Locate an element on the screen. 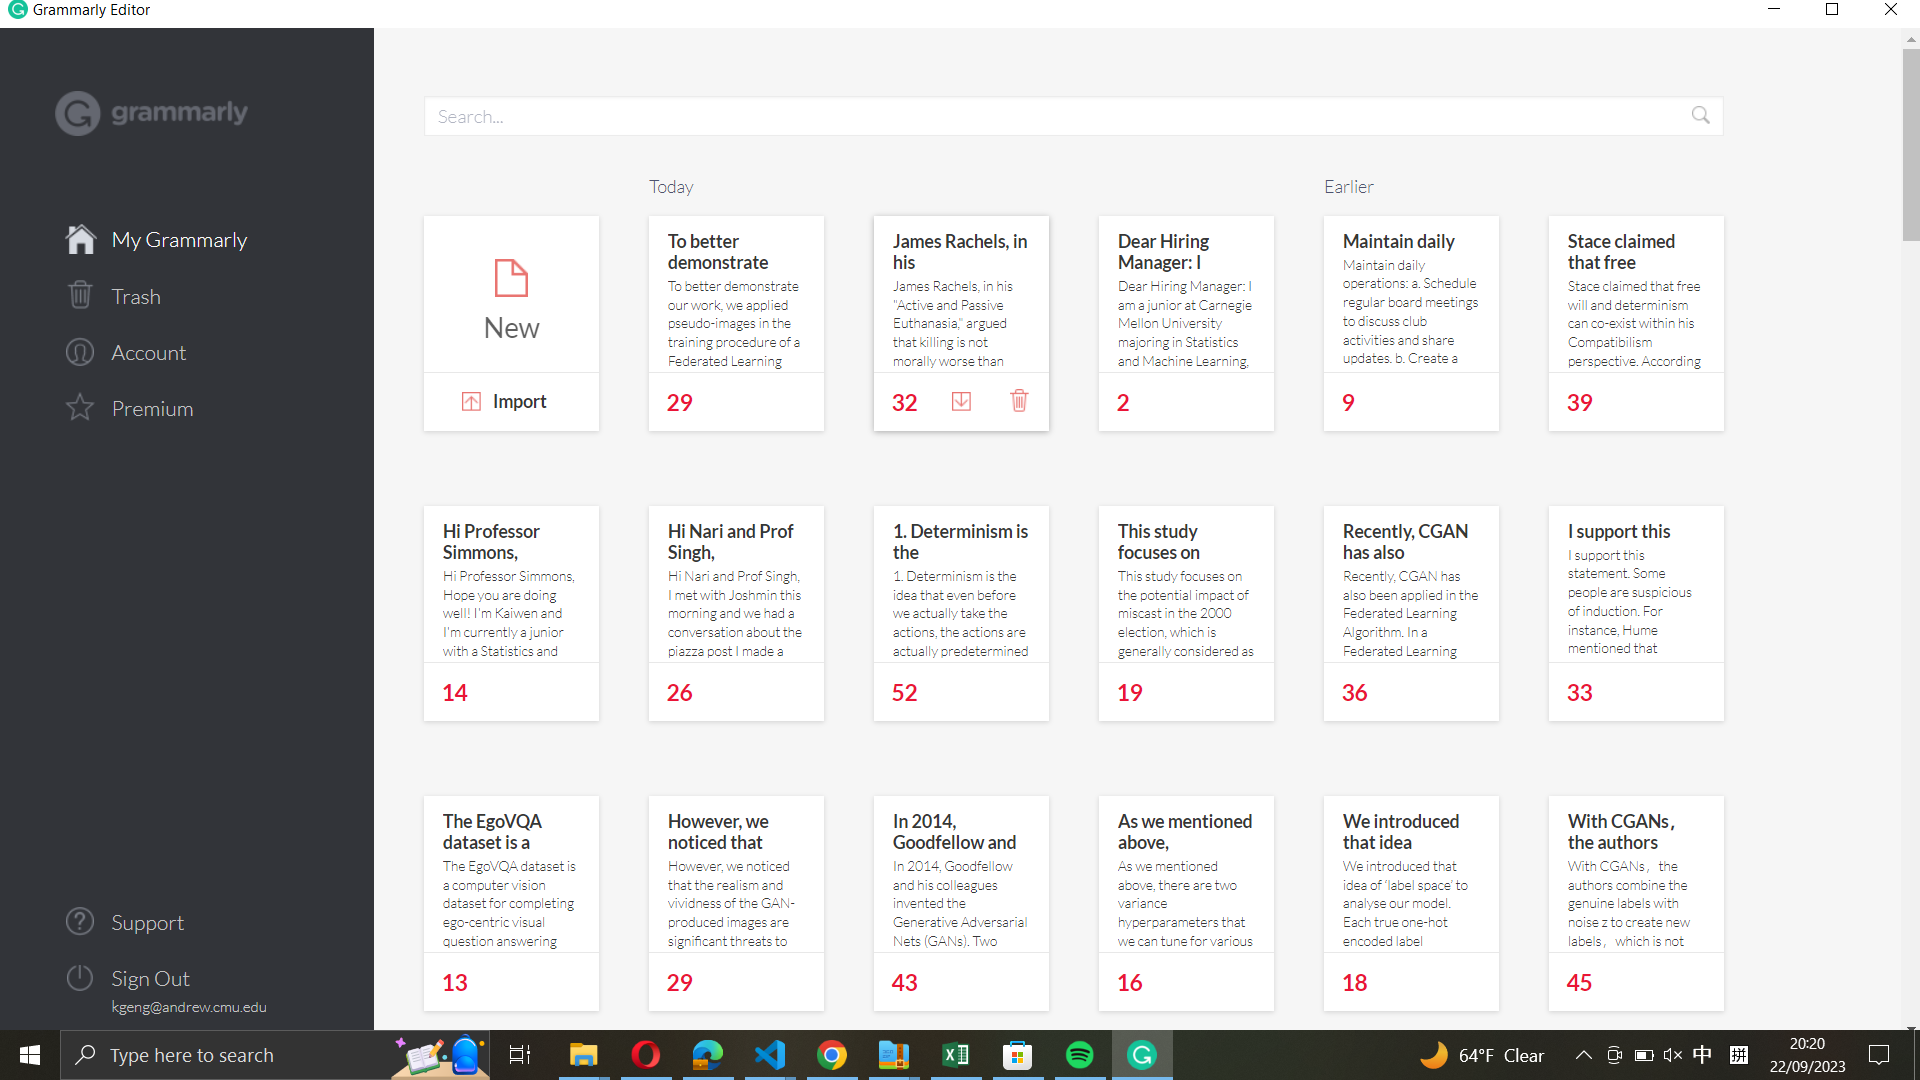  the document named "With CGANs, the authors" is located at coordinates (1636, 872).